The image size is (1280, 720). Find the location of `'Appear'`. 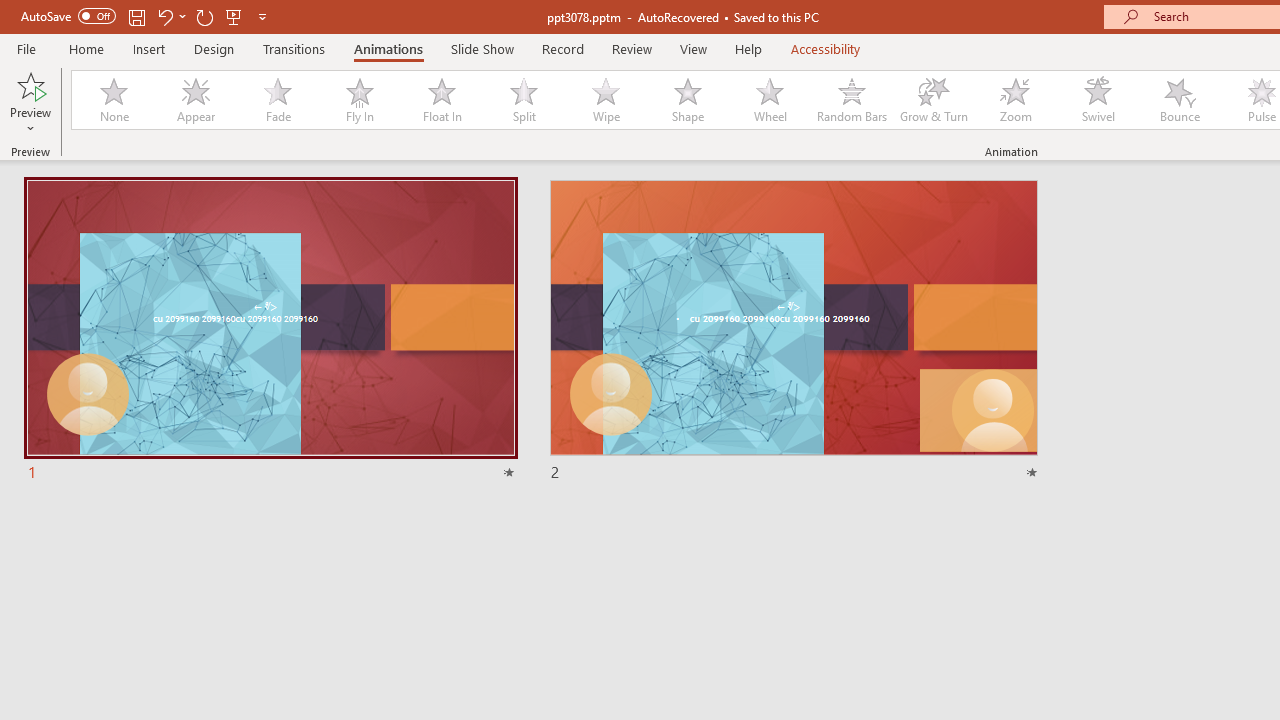

'Appear' is located at coordinates (195, 100).